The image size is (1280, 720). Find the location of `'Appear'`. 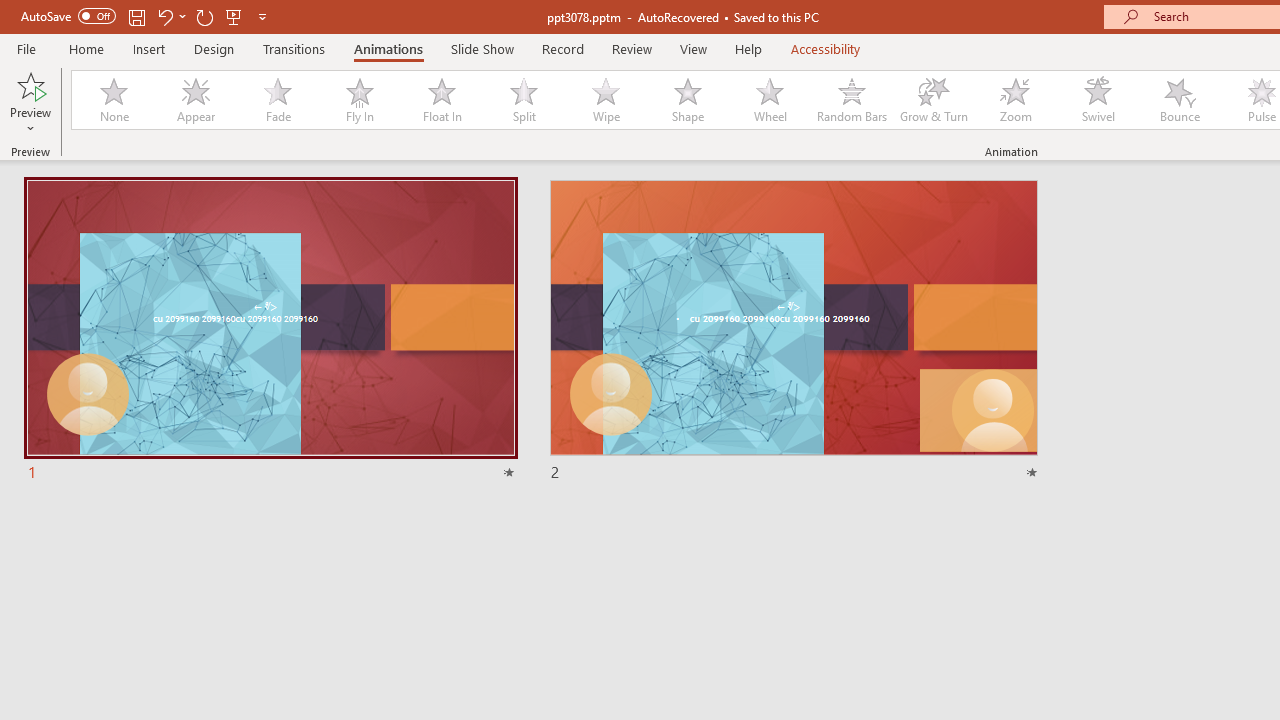

'Appear' is located at coordinates (195, 100).